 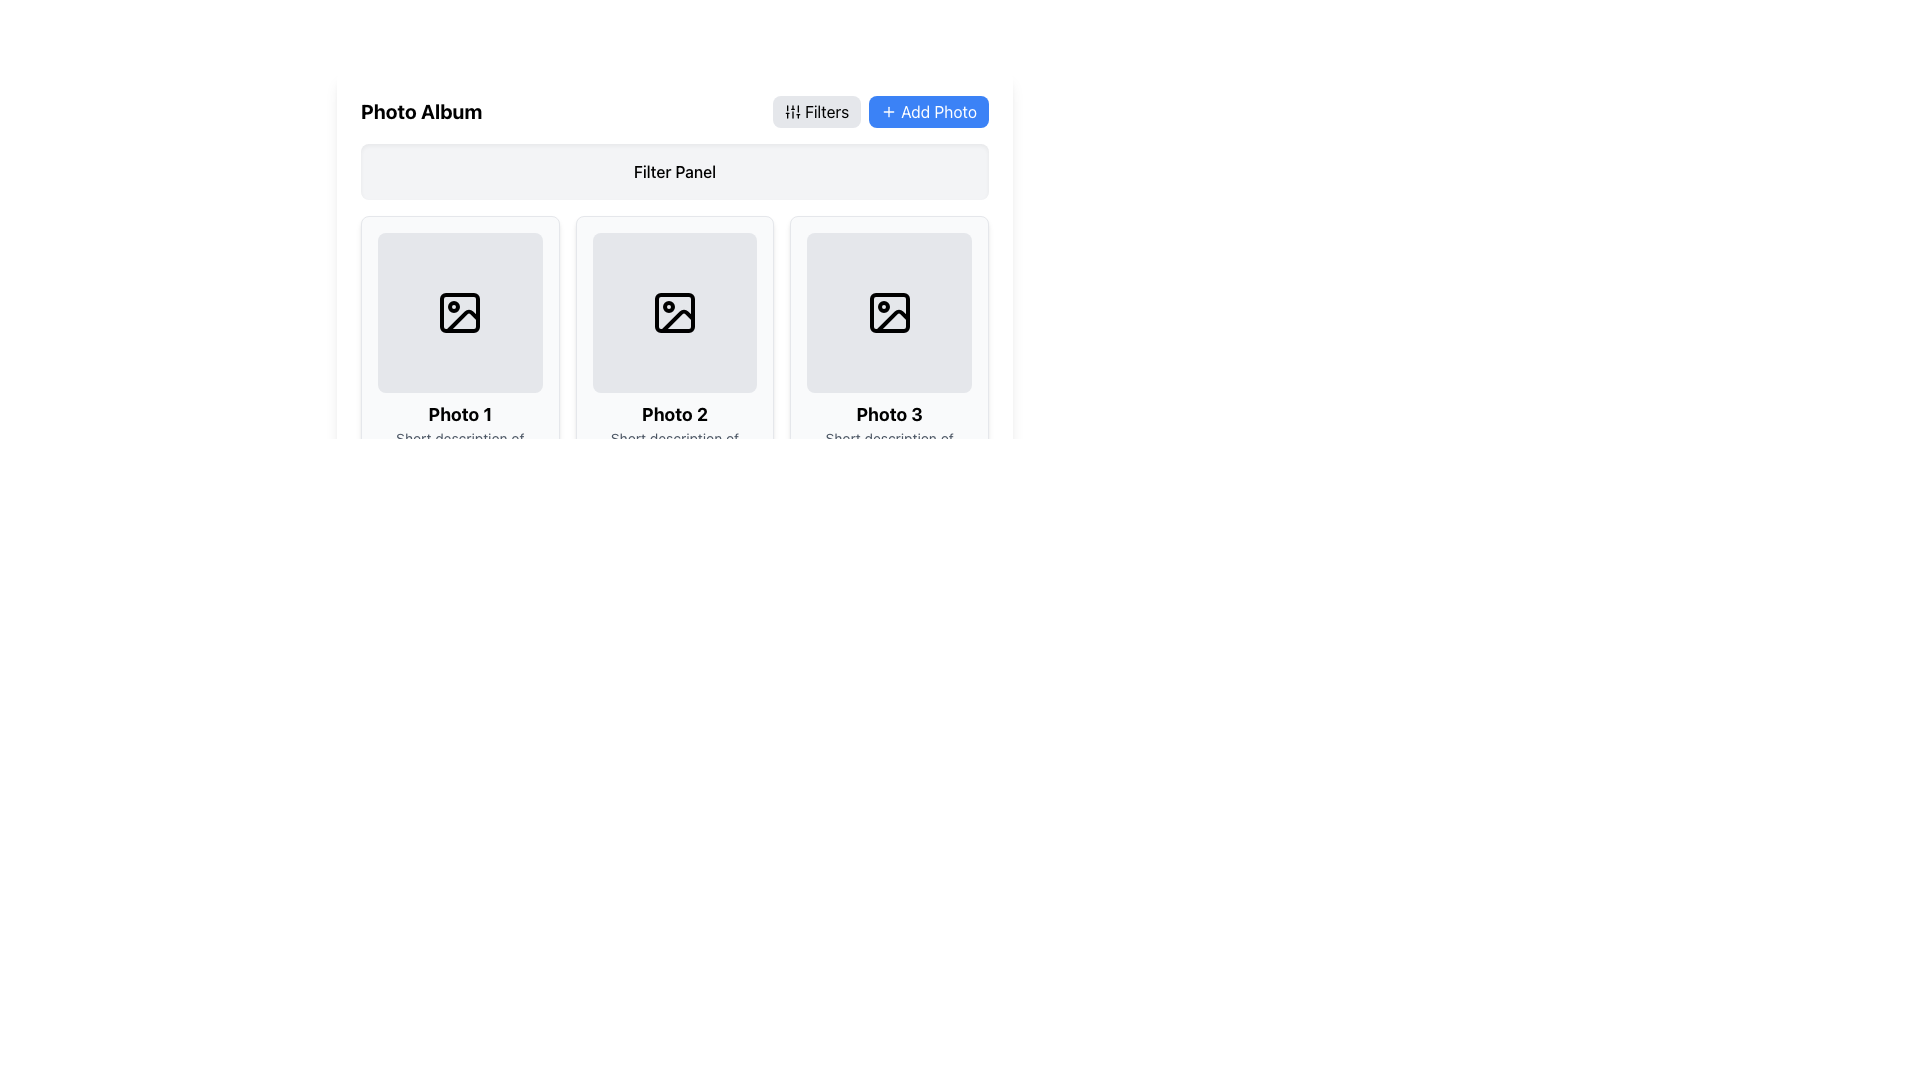 What do you see at coordinates (888, 350) in the screenshot?
I see `the photo area of the Card representing 'Photo 3', which is the third item in the grid of photo cards in the 'Photo Album' section` at bounding box center [888, 350].